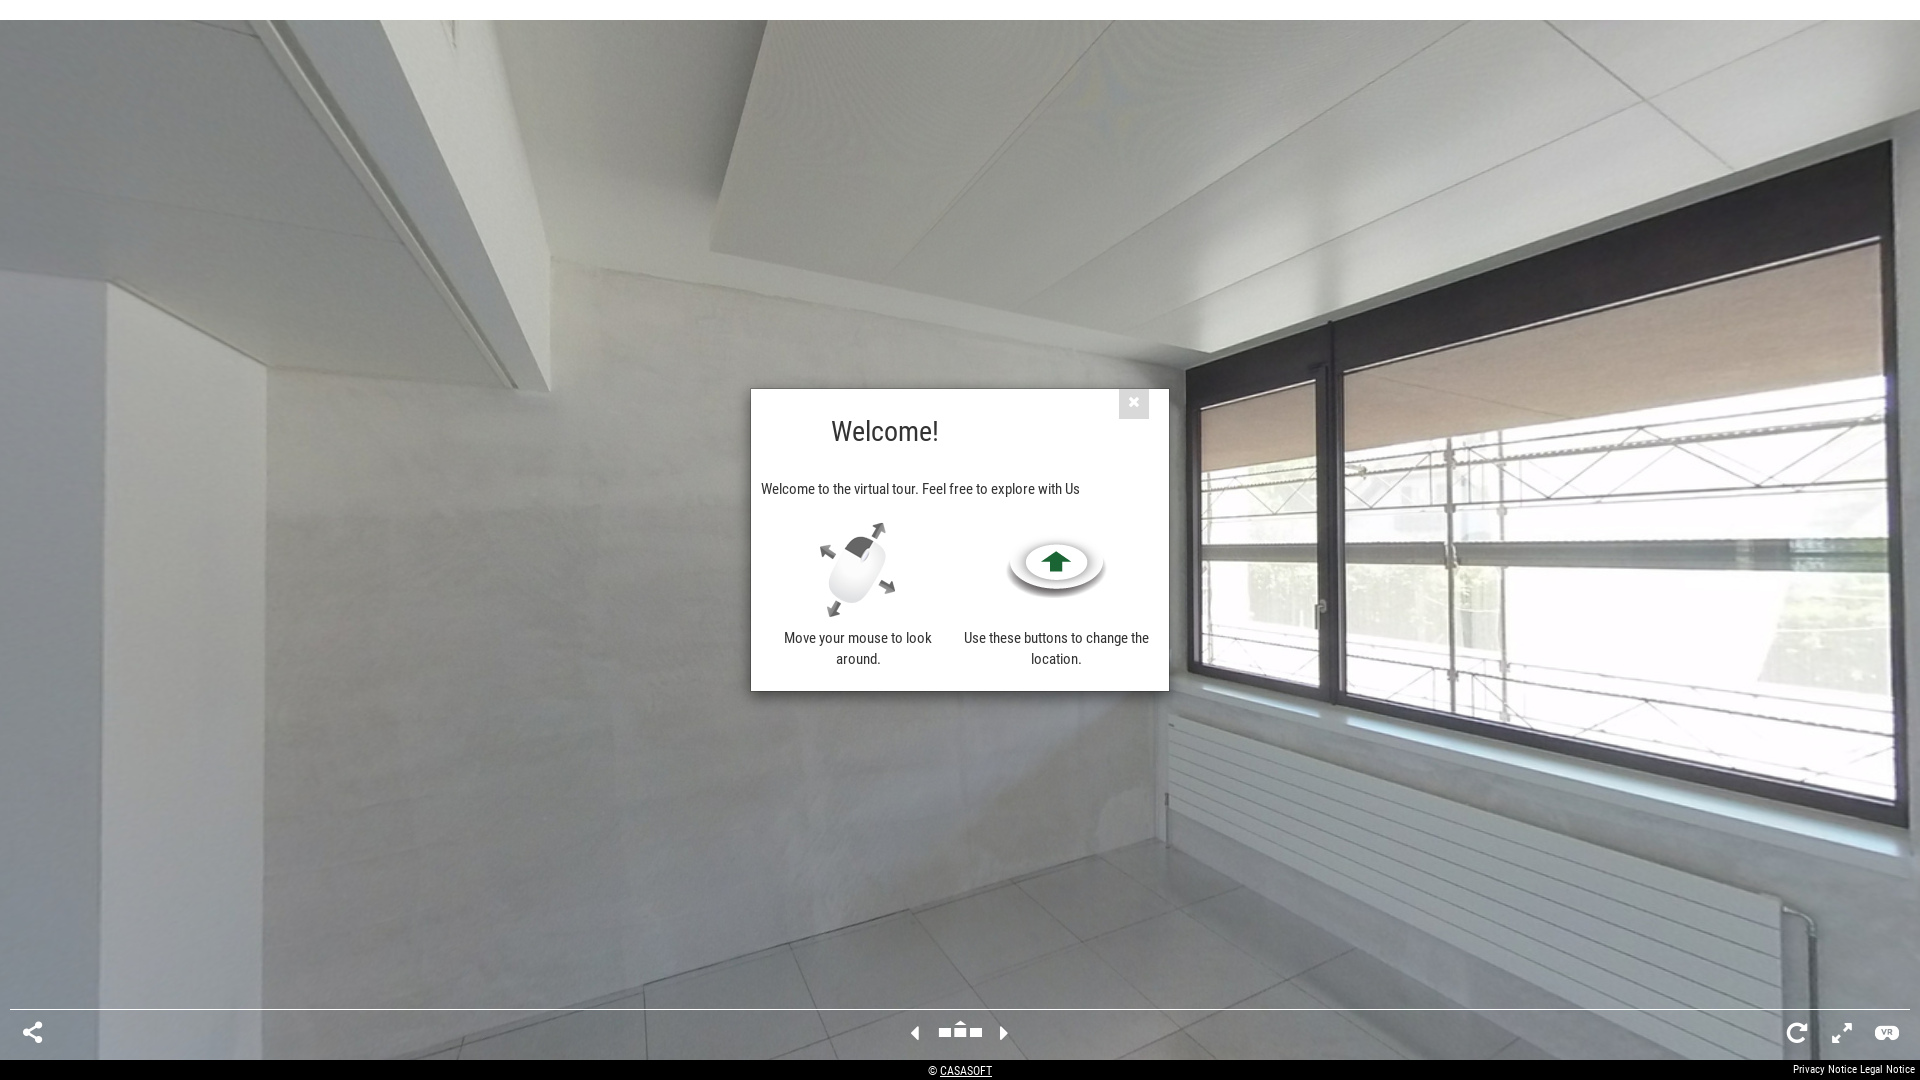 This screenshot has width=1920, height=1080. I want to click on 'Previous', so click(913, 1033).